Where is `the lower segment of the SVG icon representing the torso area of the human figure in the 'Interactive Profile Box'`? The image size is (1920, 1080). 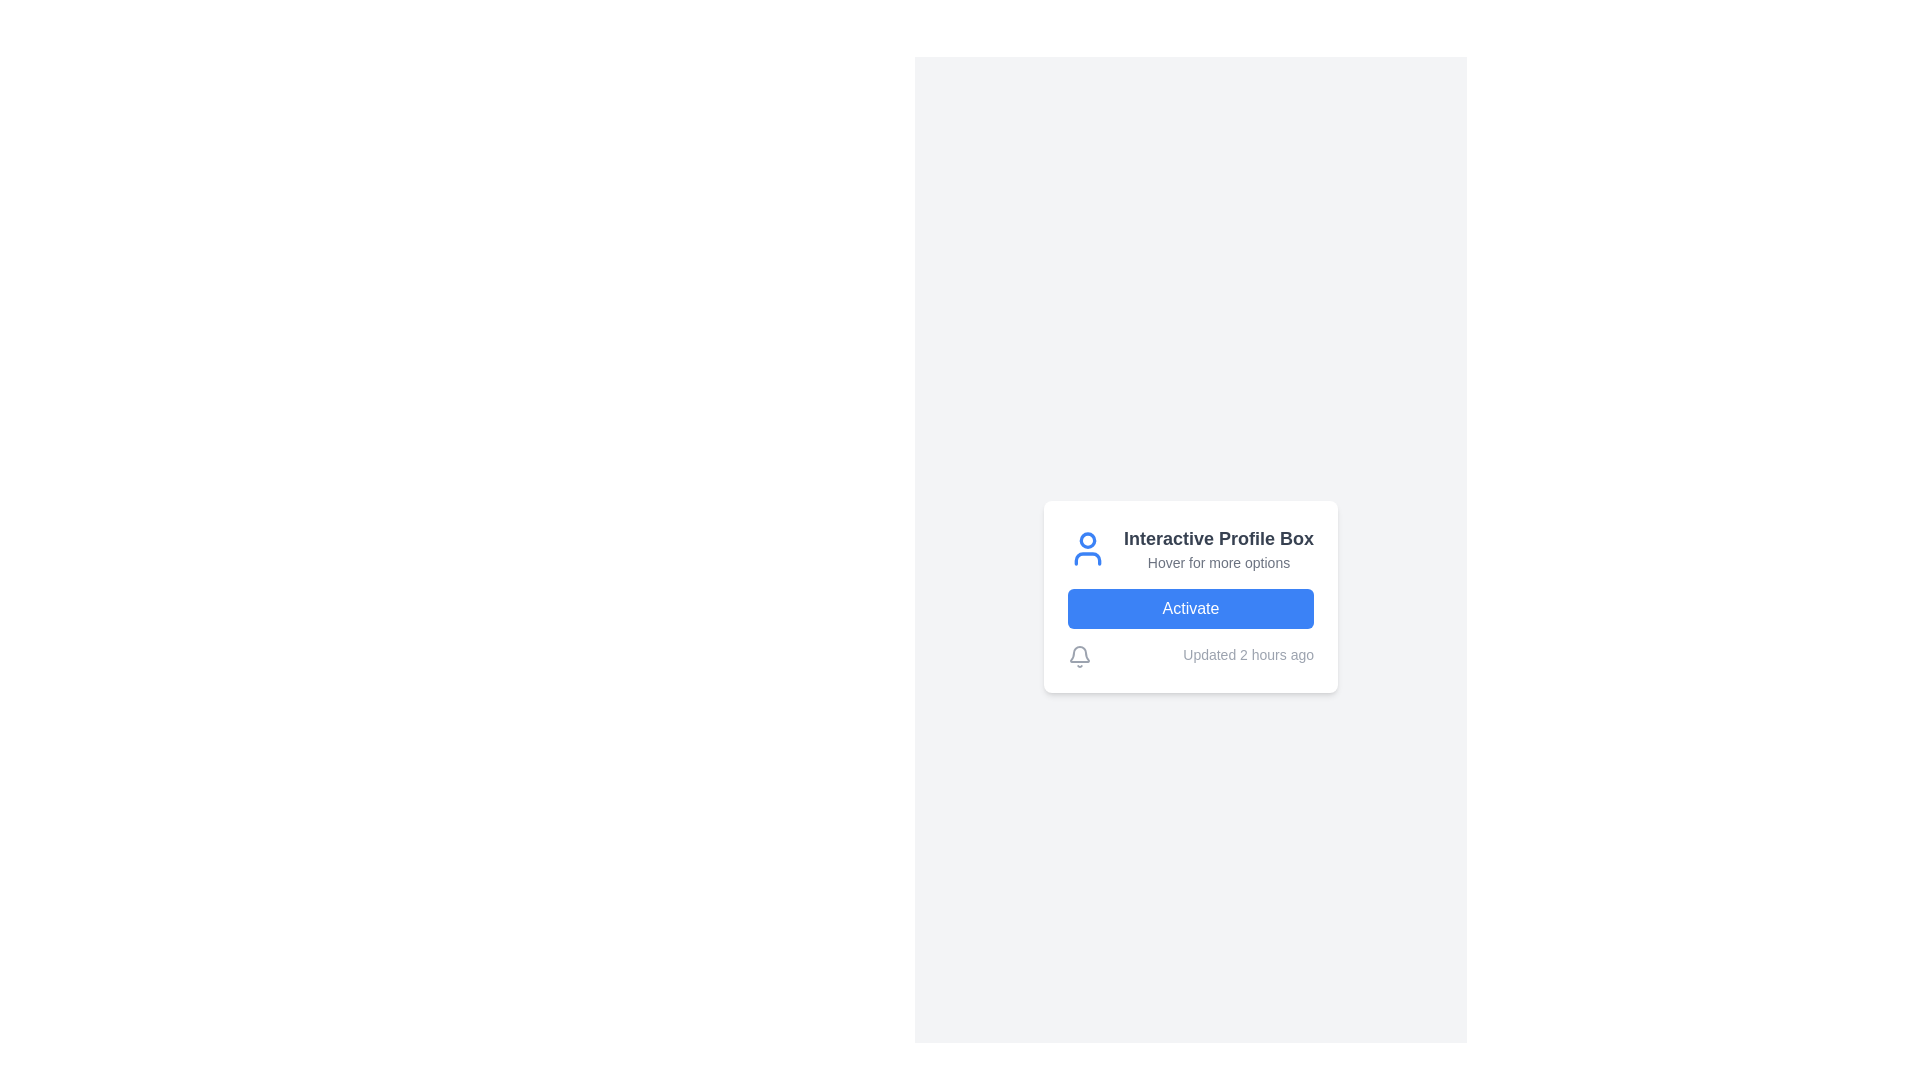
the lower segment of the SVG icon representing the torso area of the human figure in the 'Interactive Profile Box' is located at coordinates (1086, 559).